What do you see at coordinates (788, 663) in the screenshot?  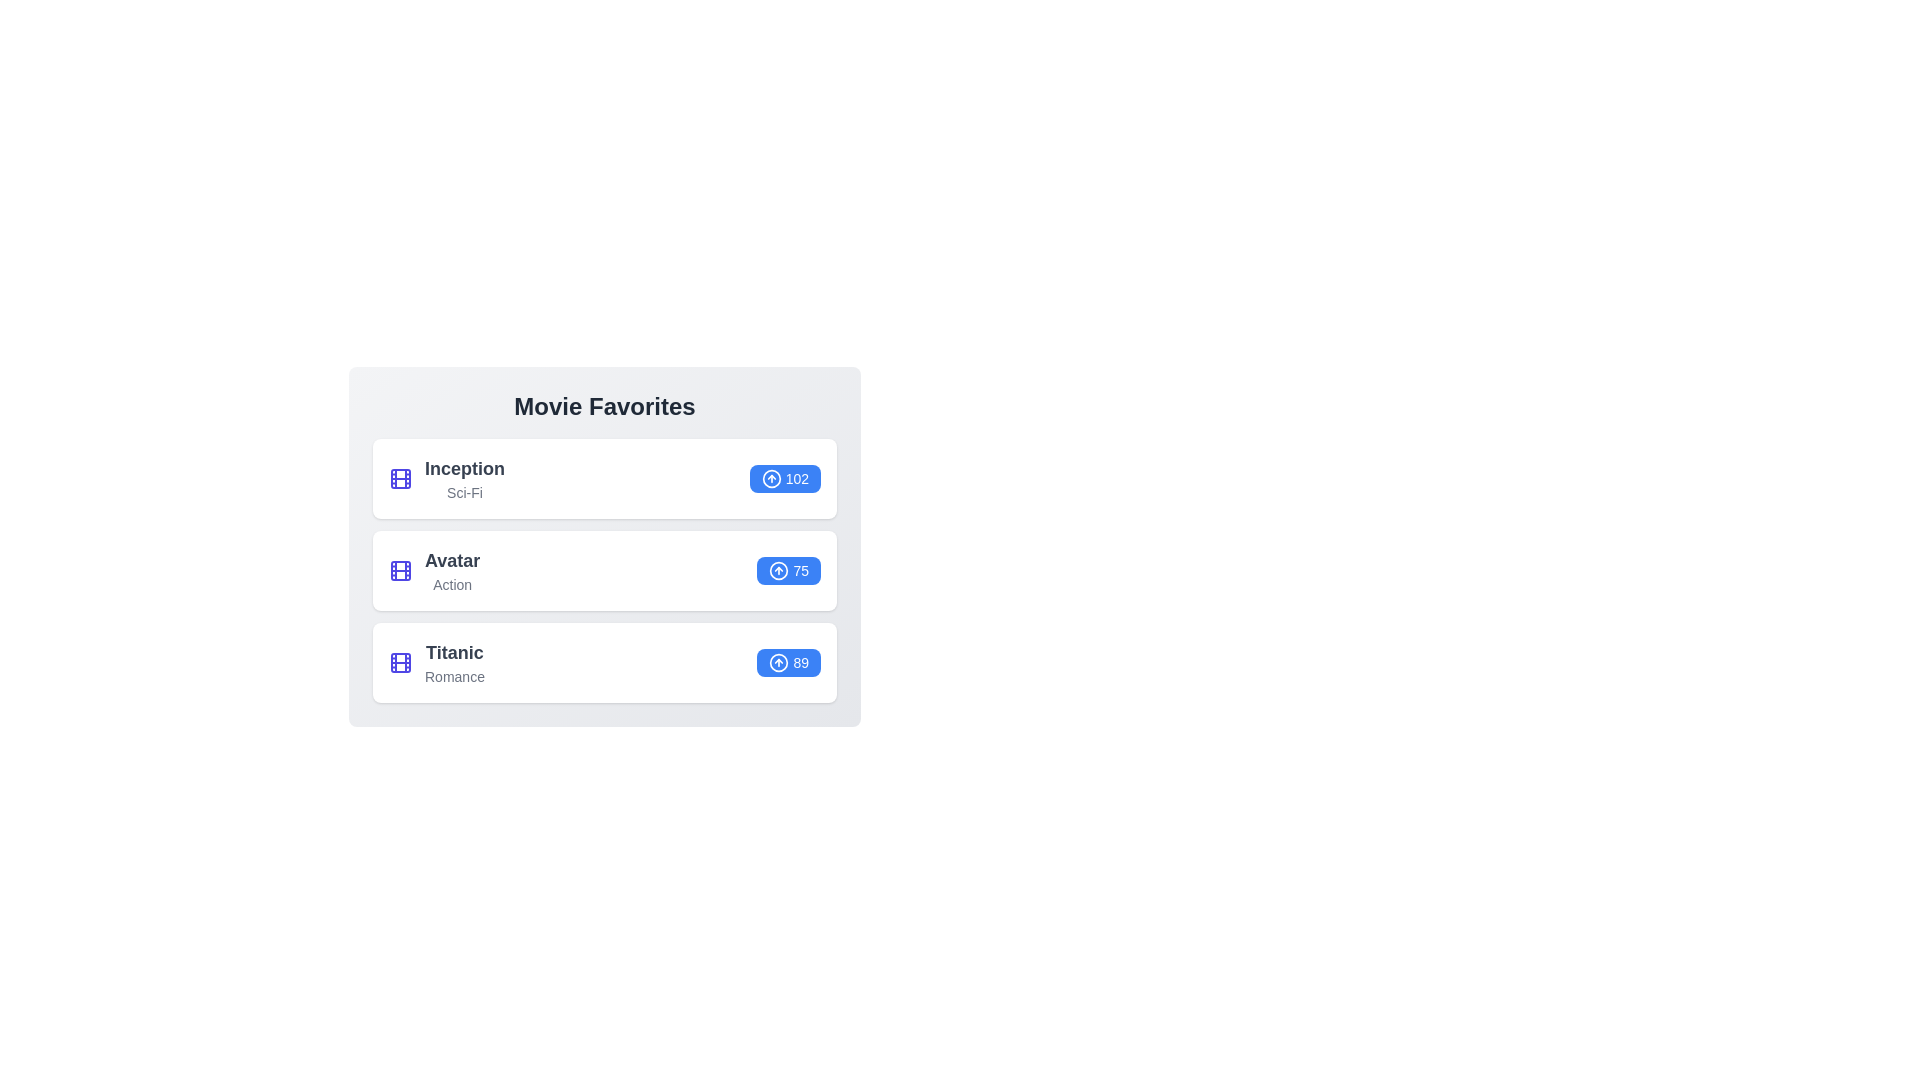 I see `vote button next to the movie Titanic to increment its vote count` at bounding box center [788, 663].